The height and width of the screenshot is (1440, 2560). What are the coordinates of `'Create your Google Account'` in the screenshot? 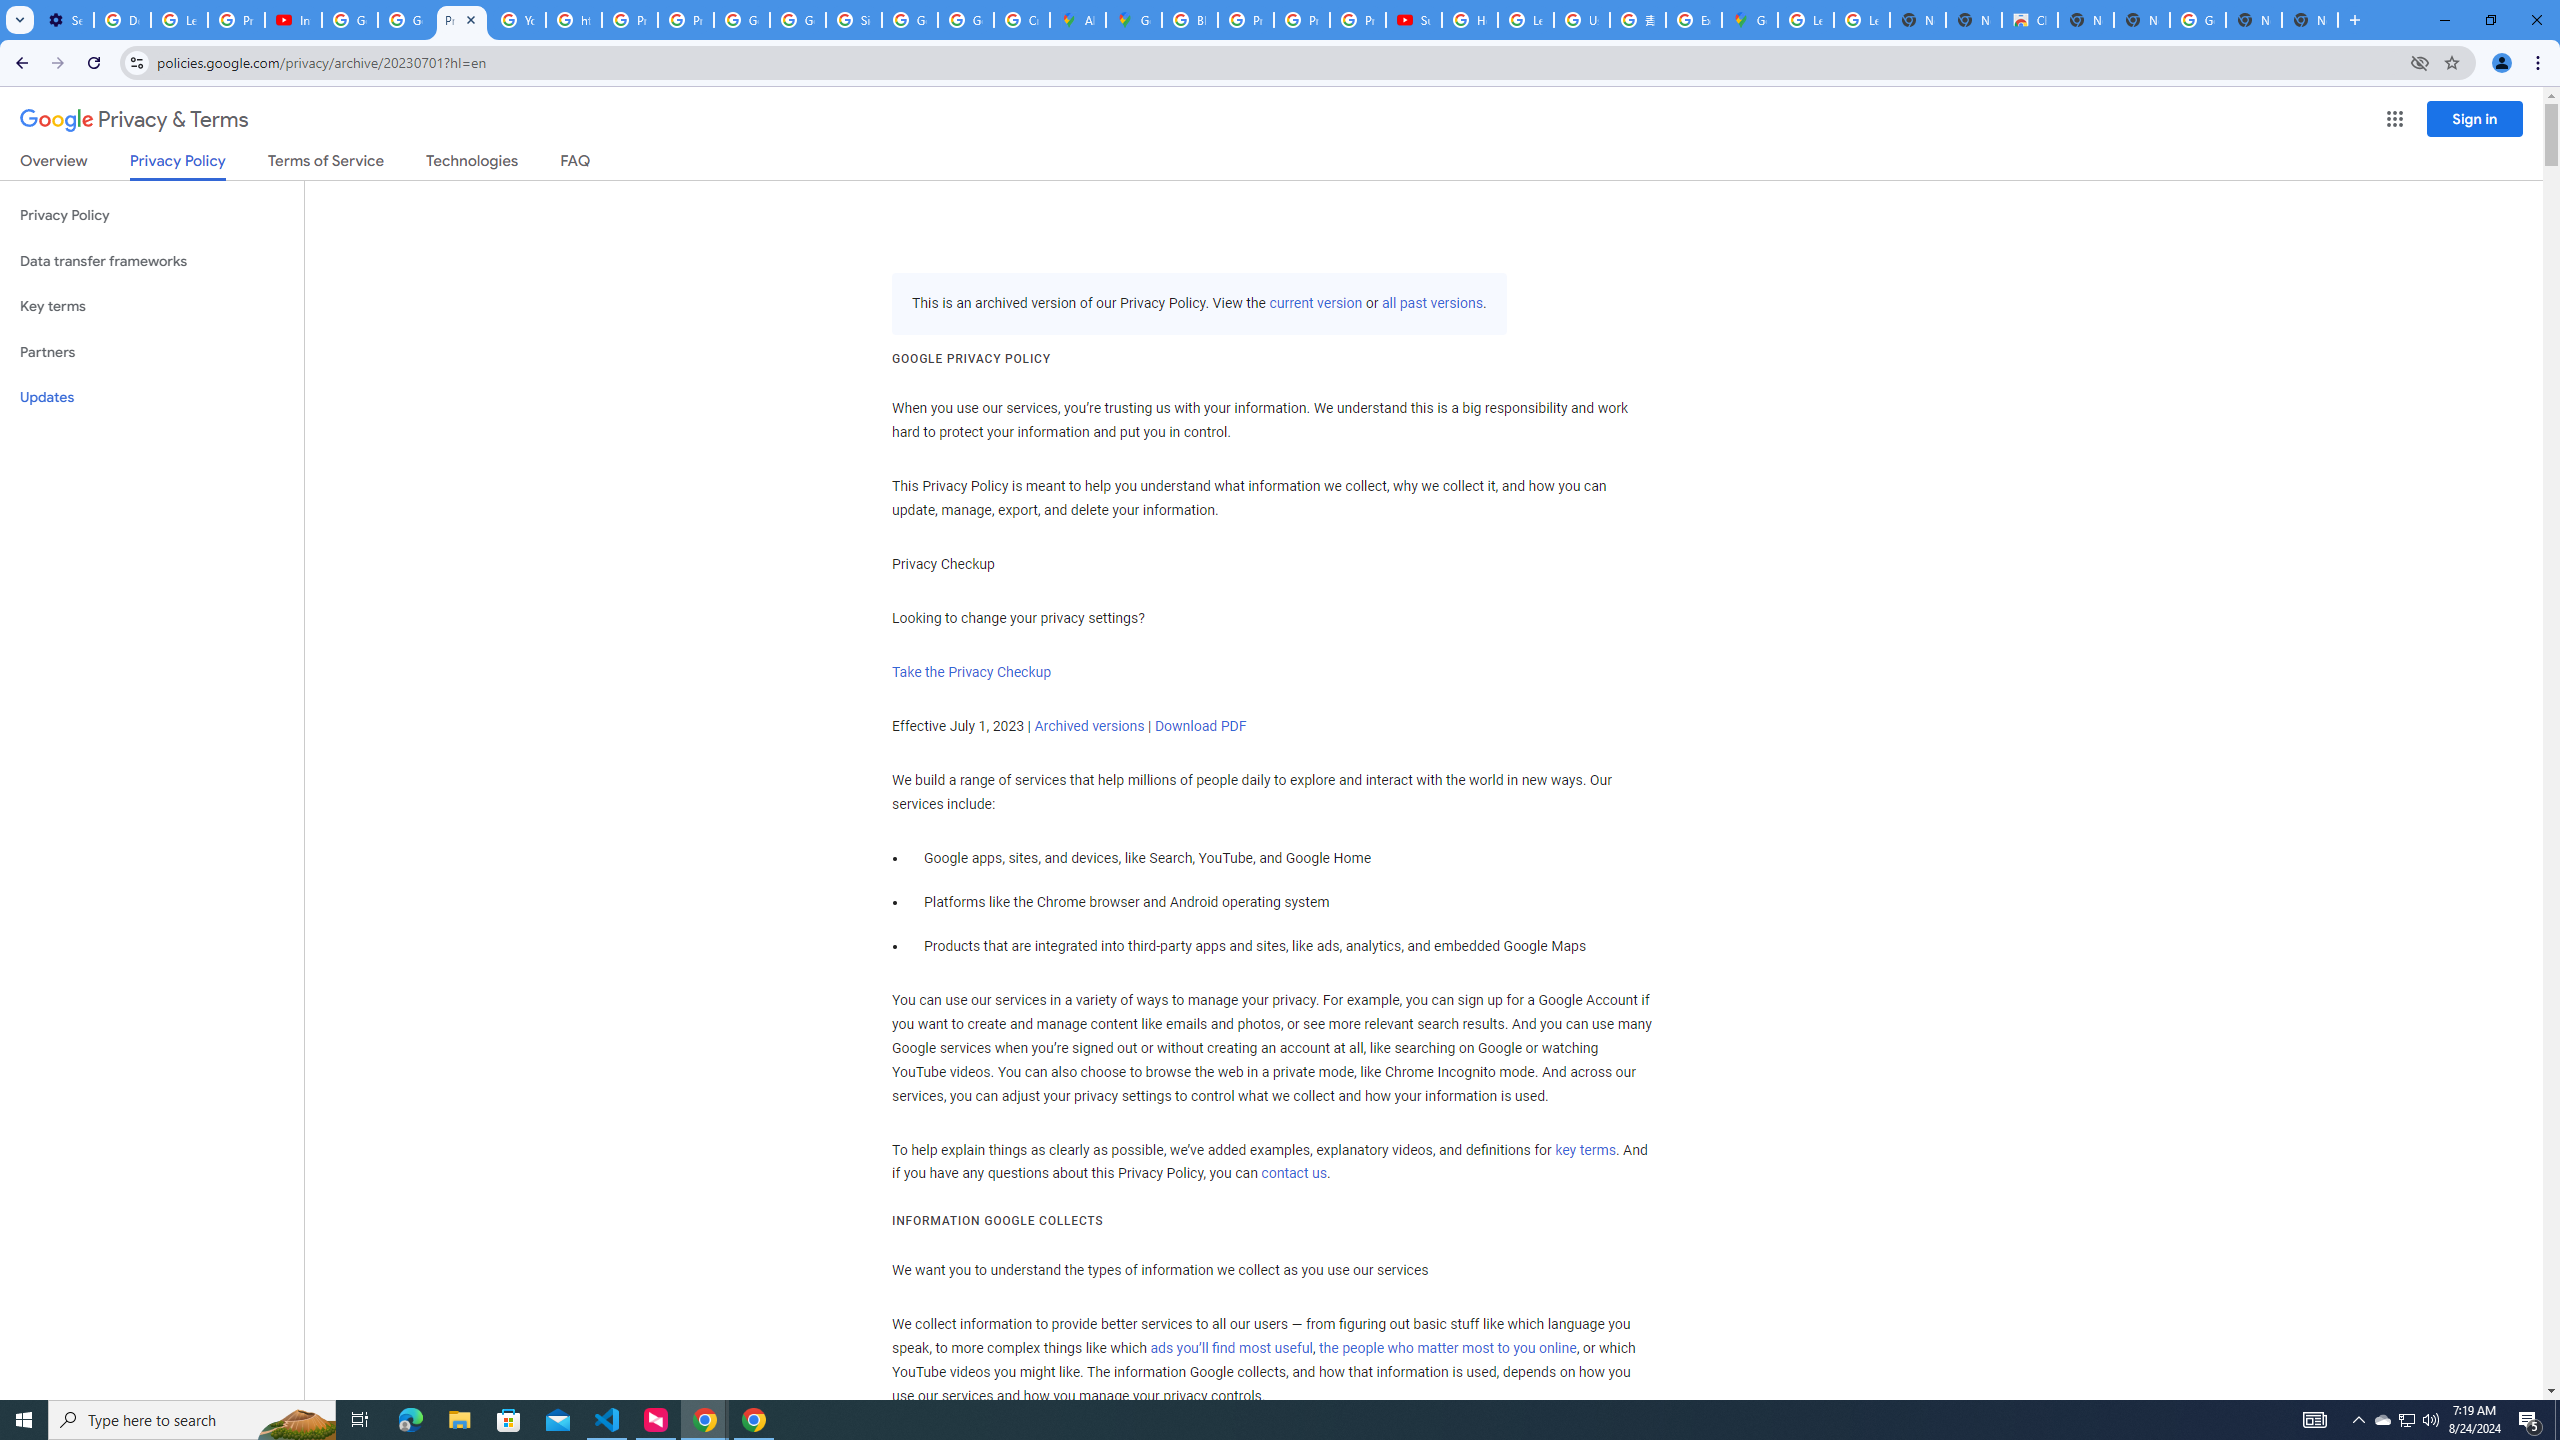 It's located at (1022, 19).